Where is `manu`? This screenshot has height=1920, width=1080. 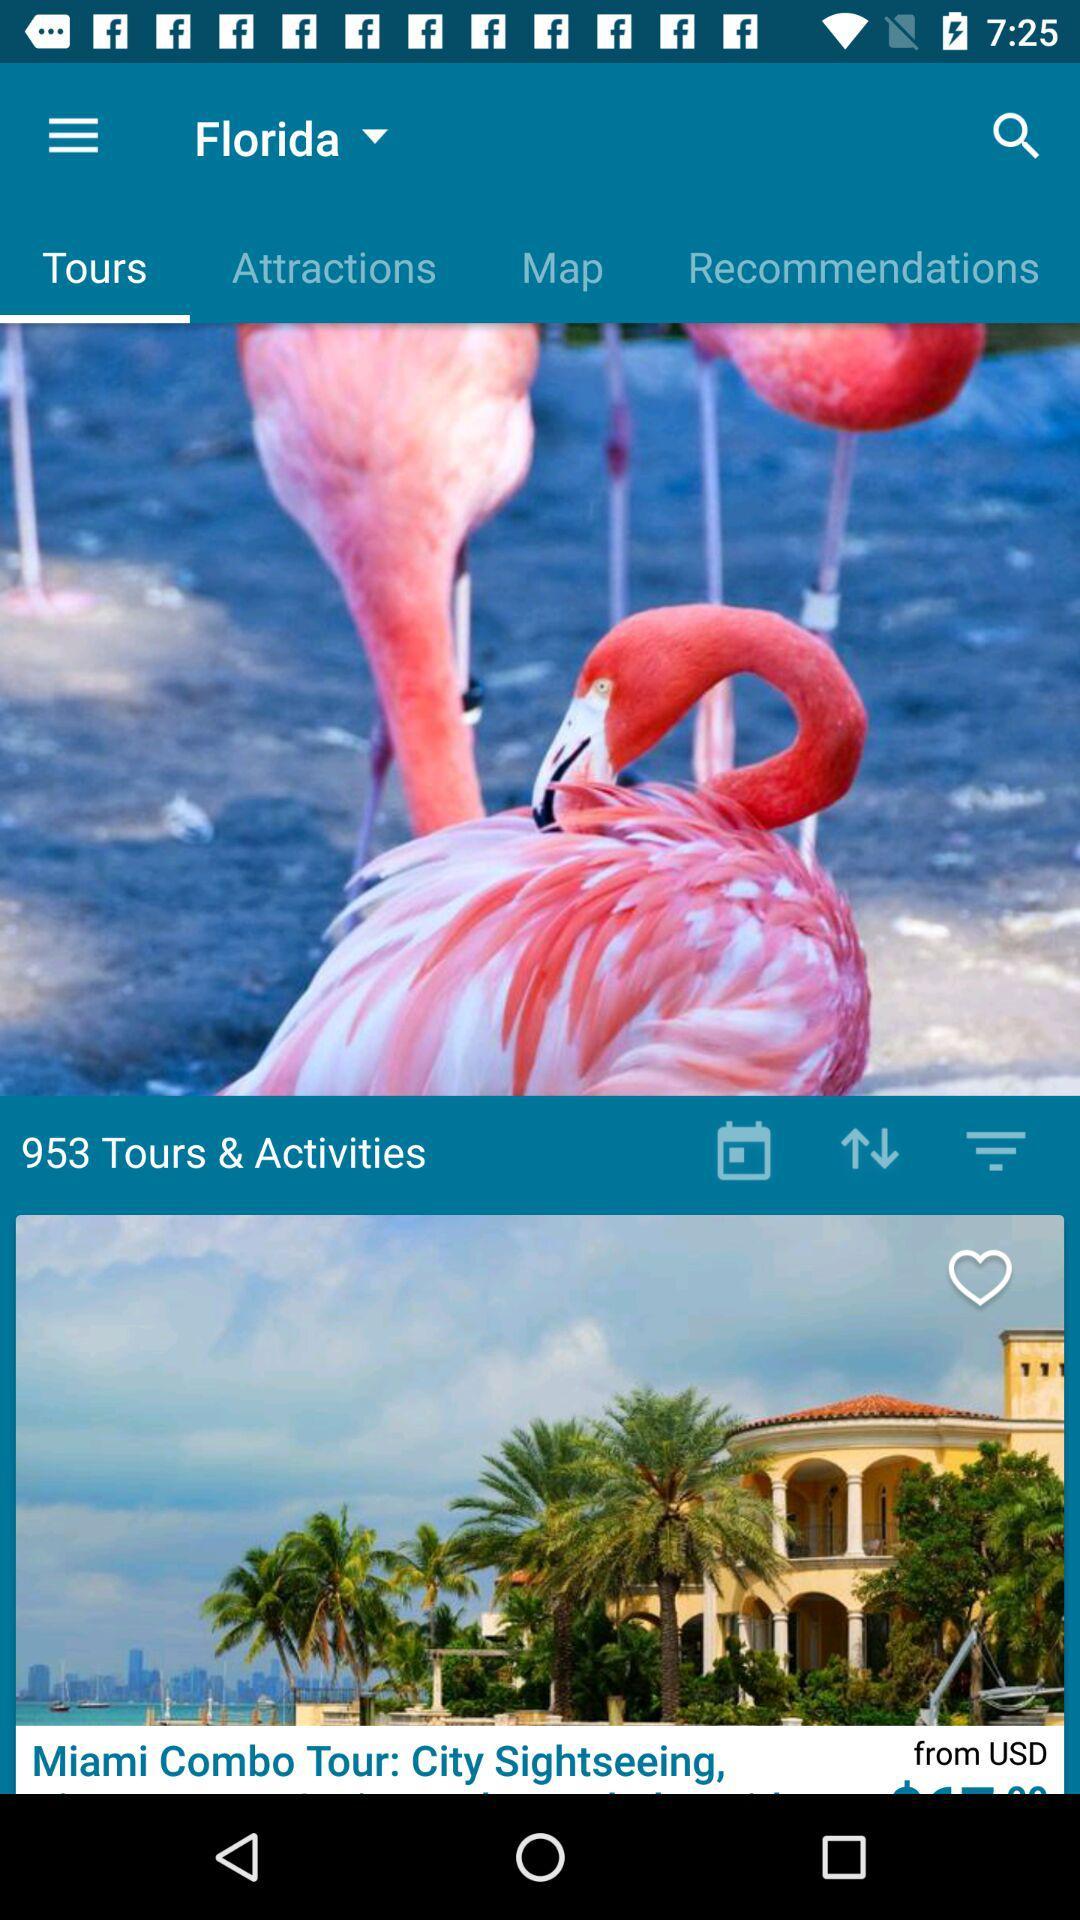 manu is located at coordinates (995, 1151).